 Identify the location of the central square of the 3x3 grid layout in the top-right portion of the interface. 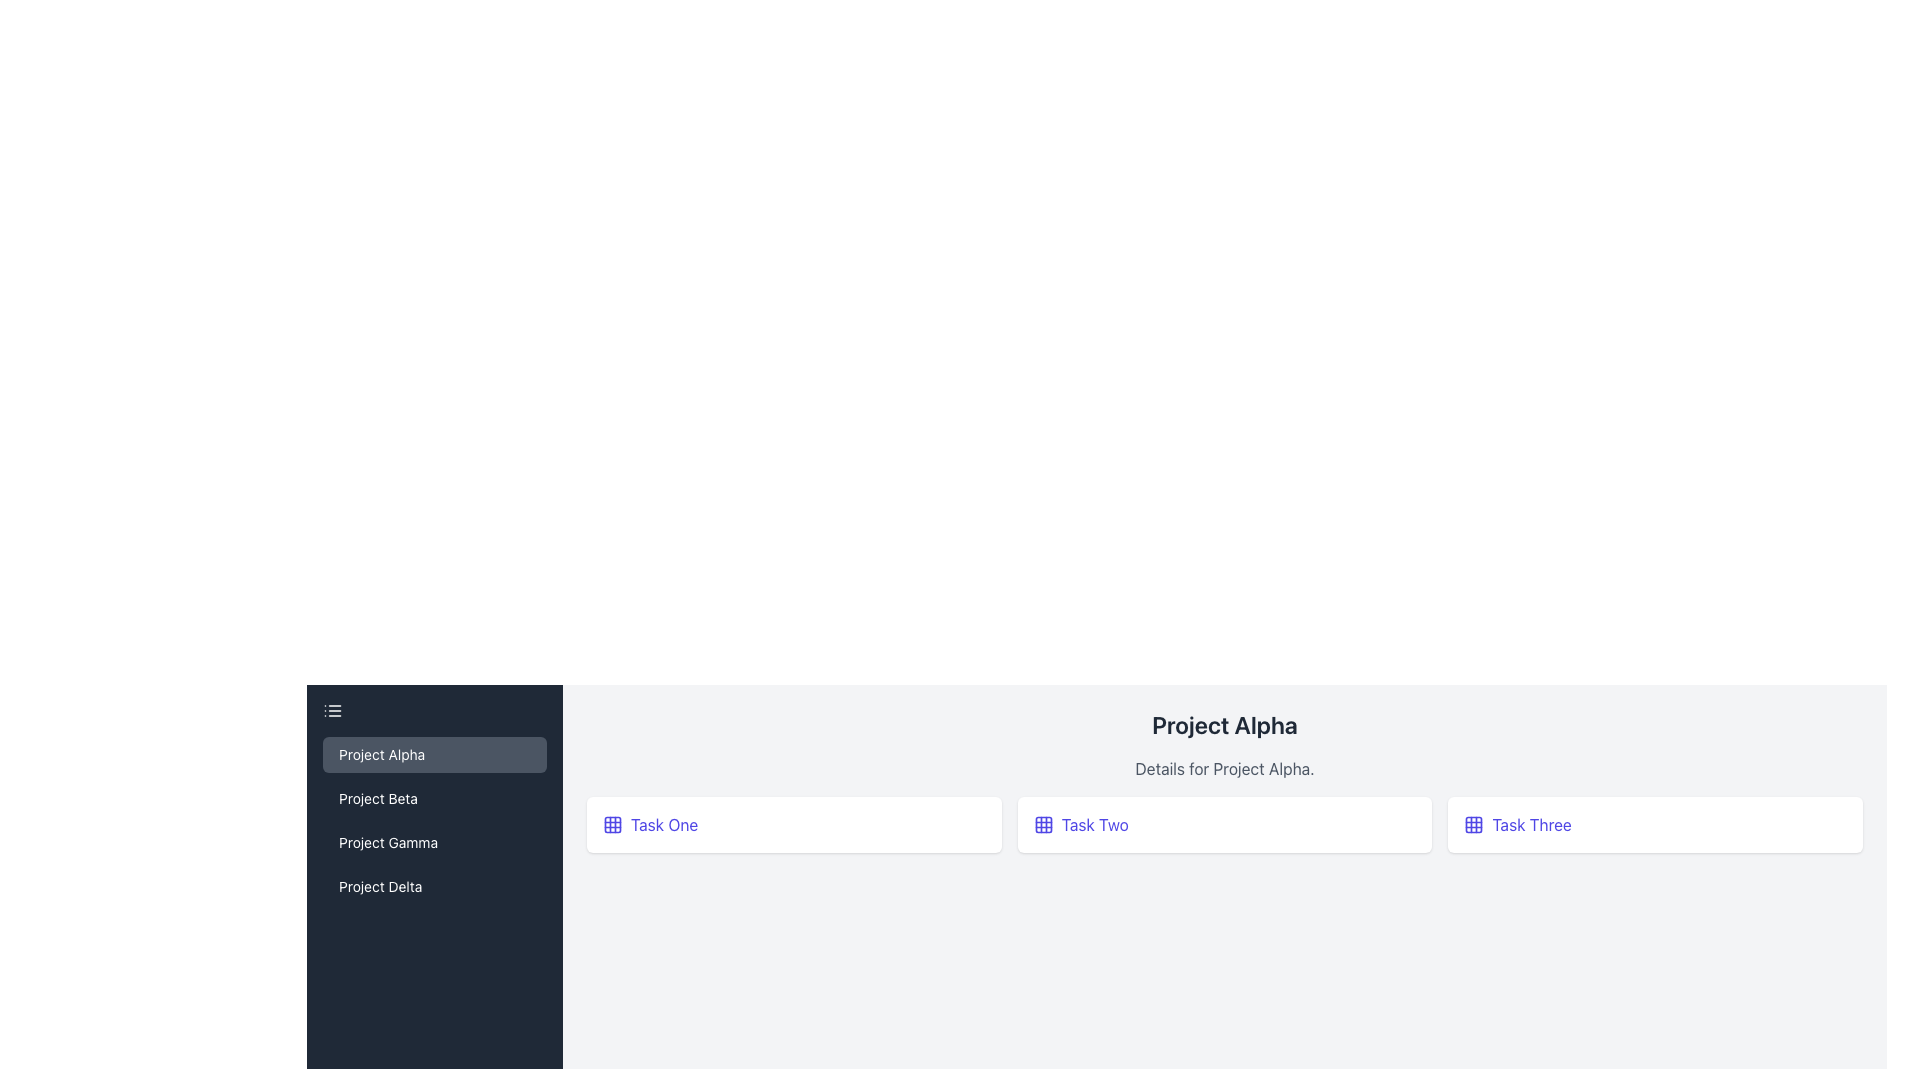
(1474, 825).